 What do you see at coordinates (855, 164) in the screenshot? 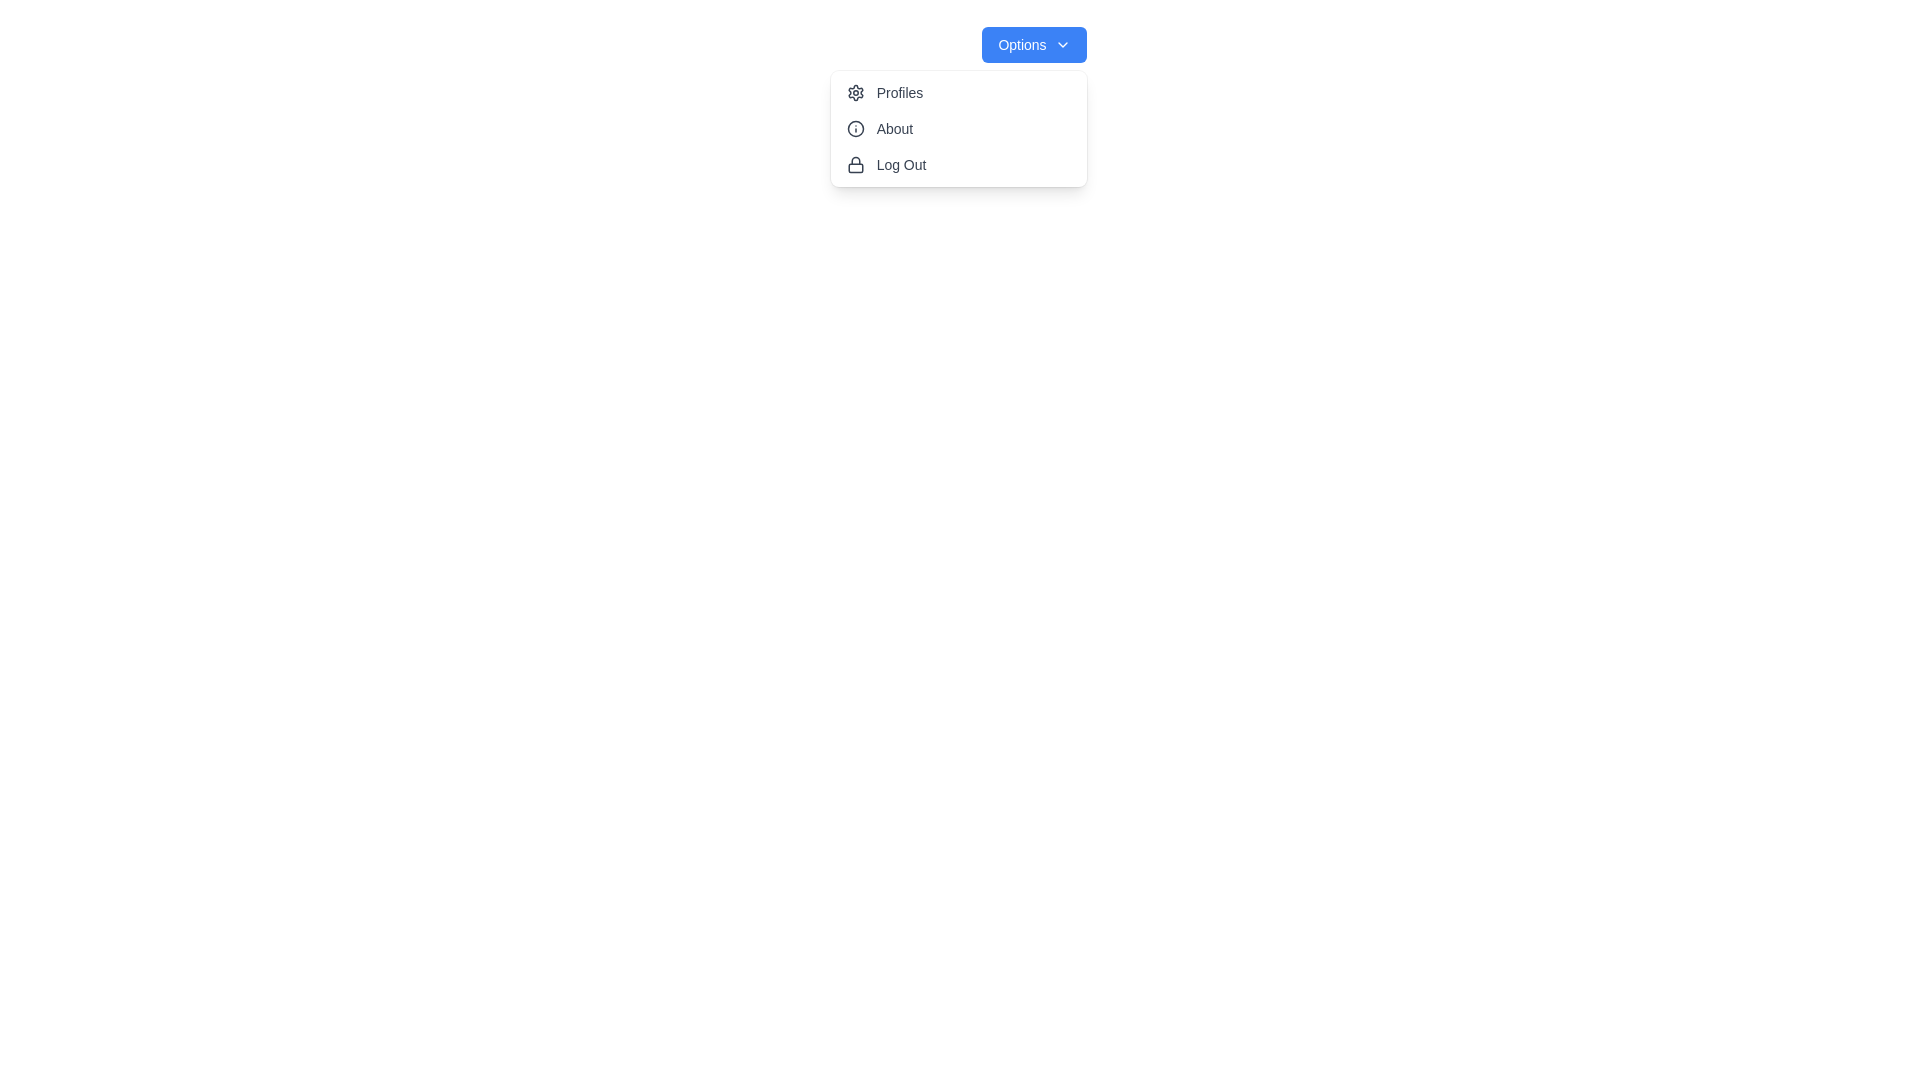
I see `the lock icon located to the left of the 'Log Out' text in the dropdown menu, which represents security or logout actions` at bounding box center [855, 164].